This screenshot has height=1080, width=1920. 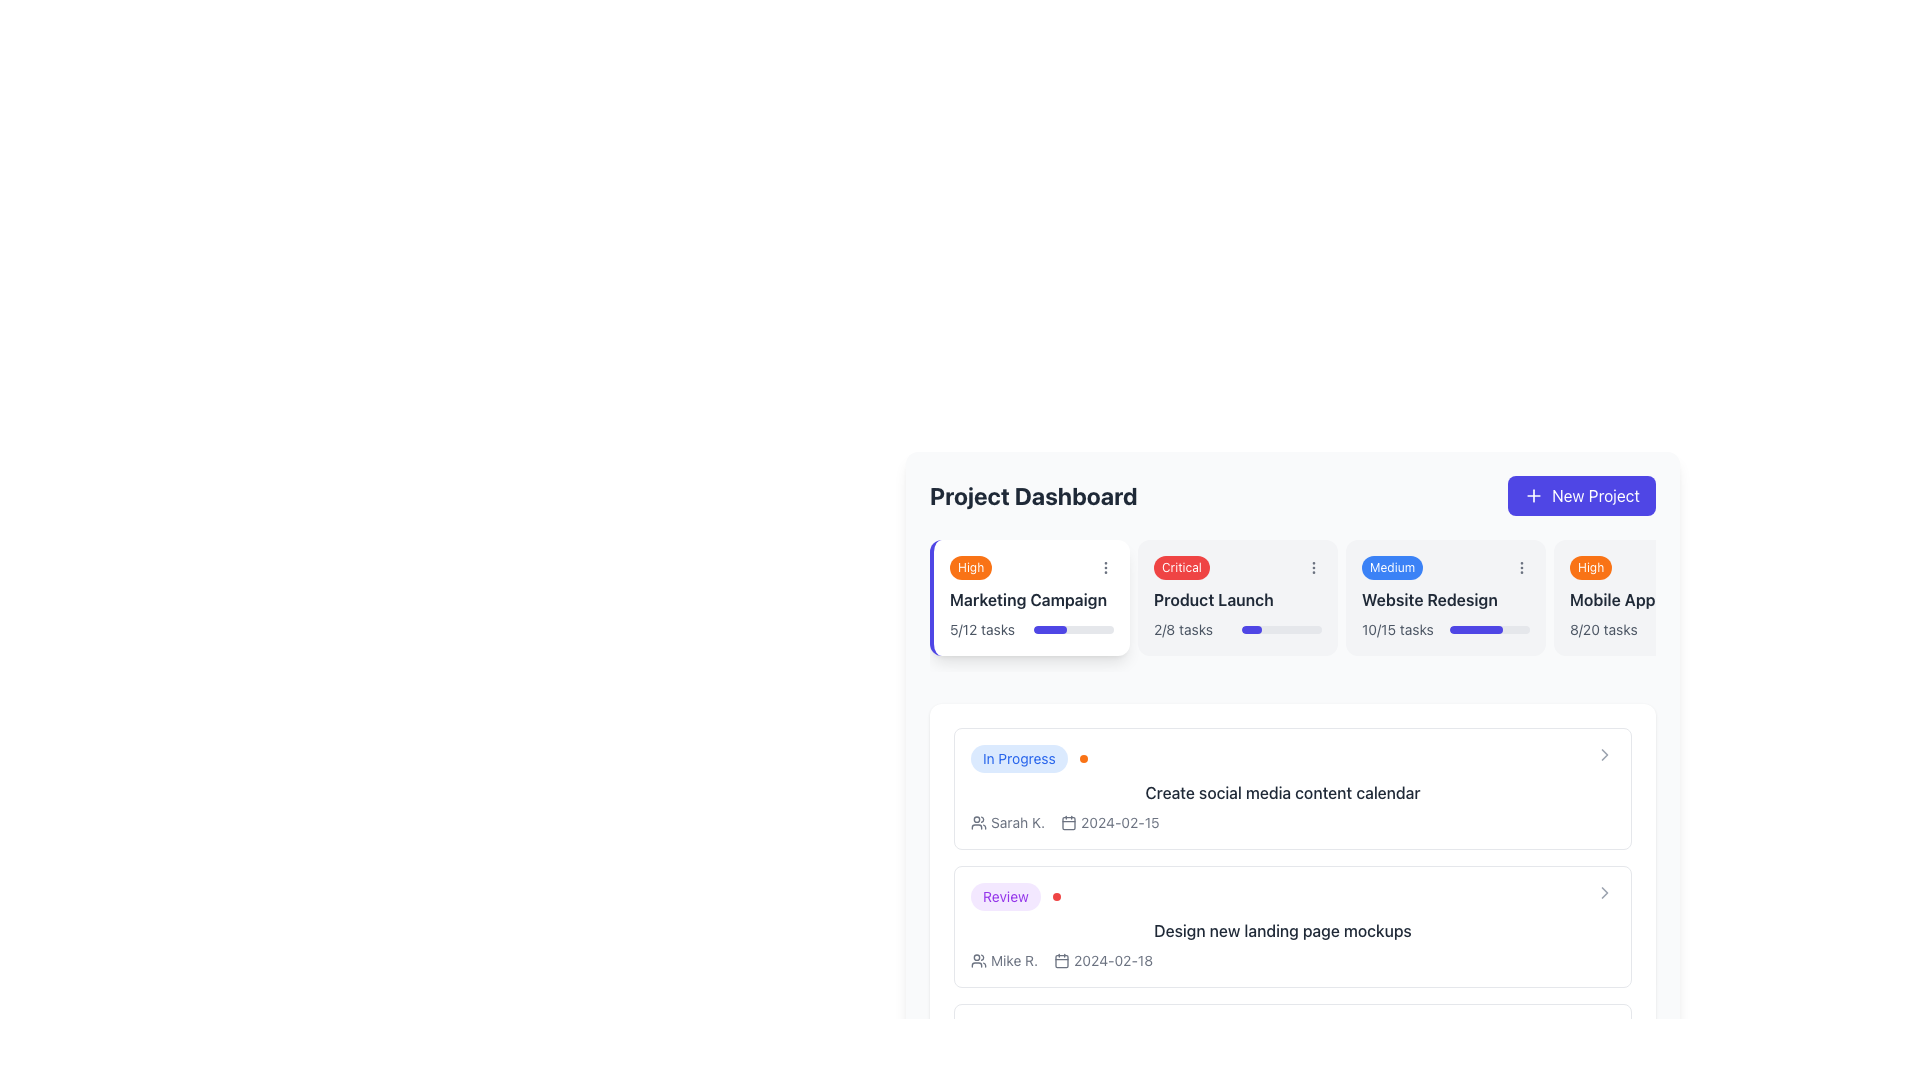 What do you see at coordinates (1603, 628) in the screenshot?
I see `text content of the Text Label indicating completed versus total tasks within the 'Mobile App' project card, located at the bottom-right portion of the card section` at bounding box center [1603, 628].